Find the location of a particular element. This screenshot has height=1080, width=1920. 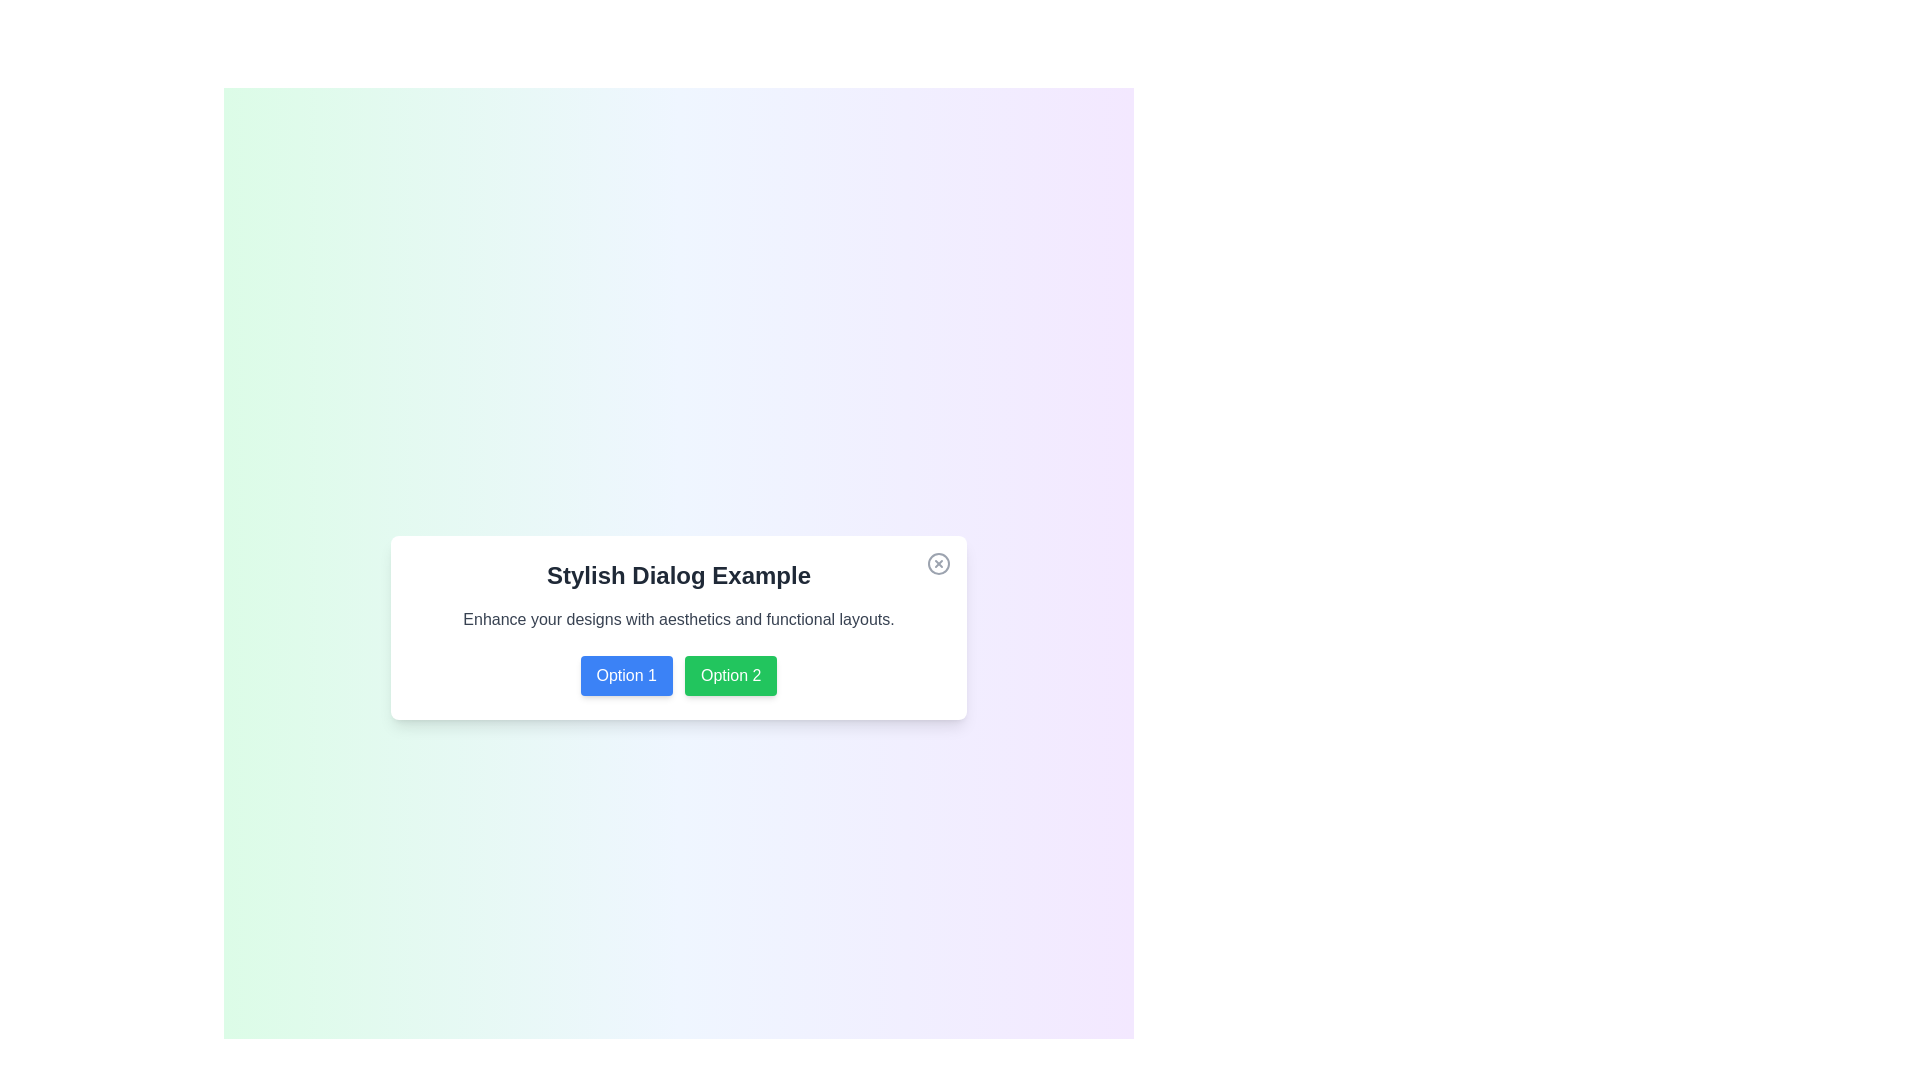

the 'Option 2' button to trigger its associated action is located at coordinates (729, 675).